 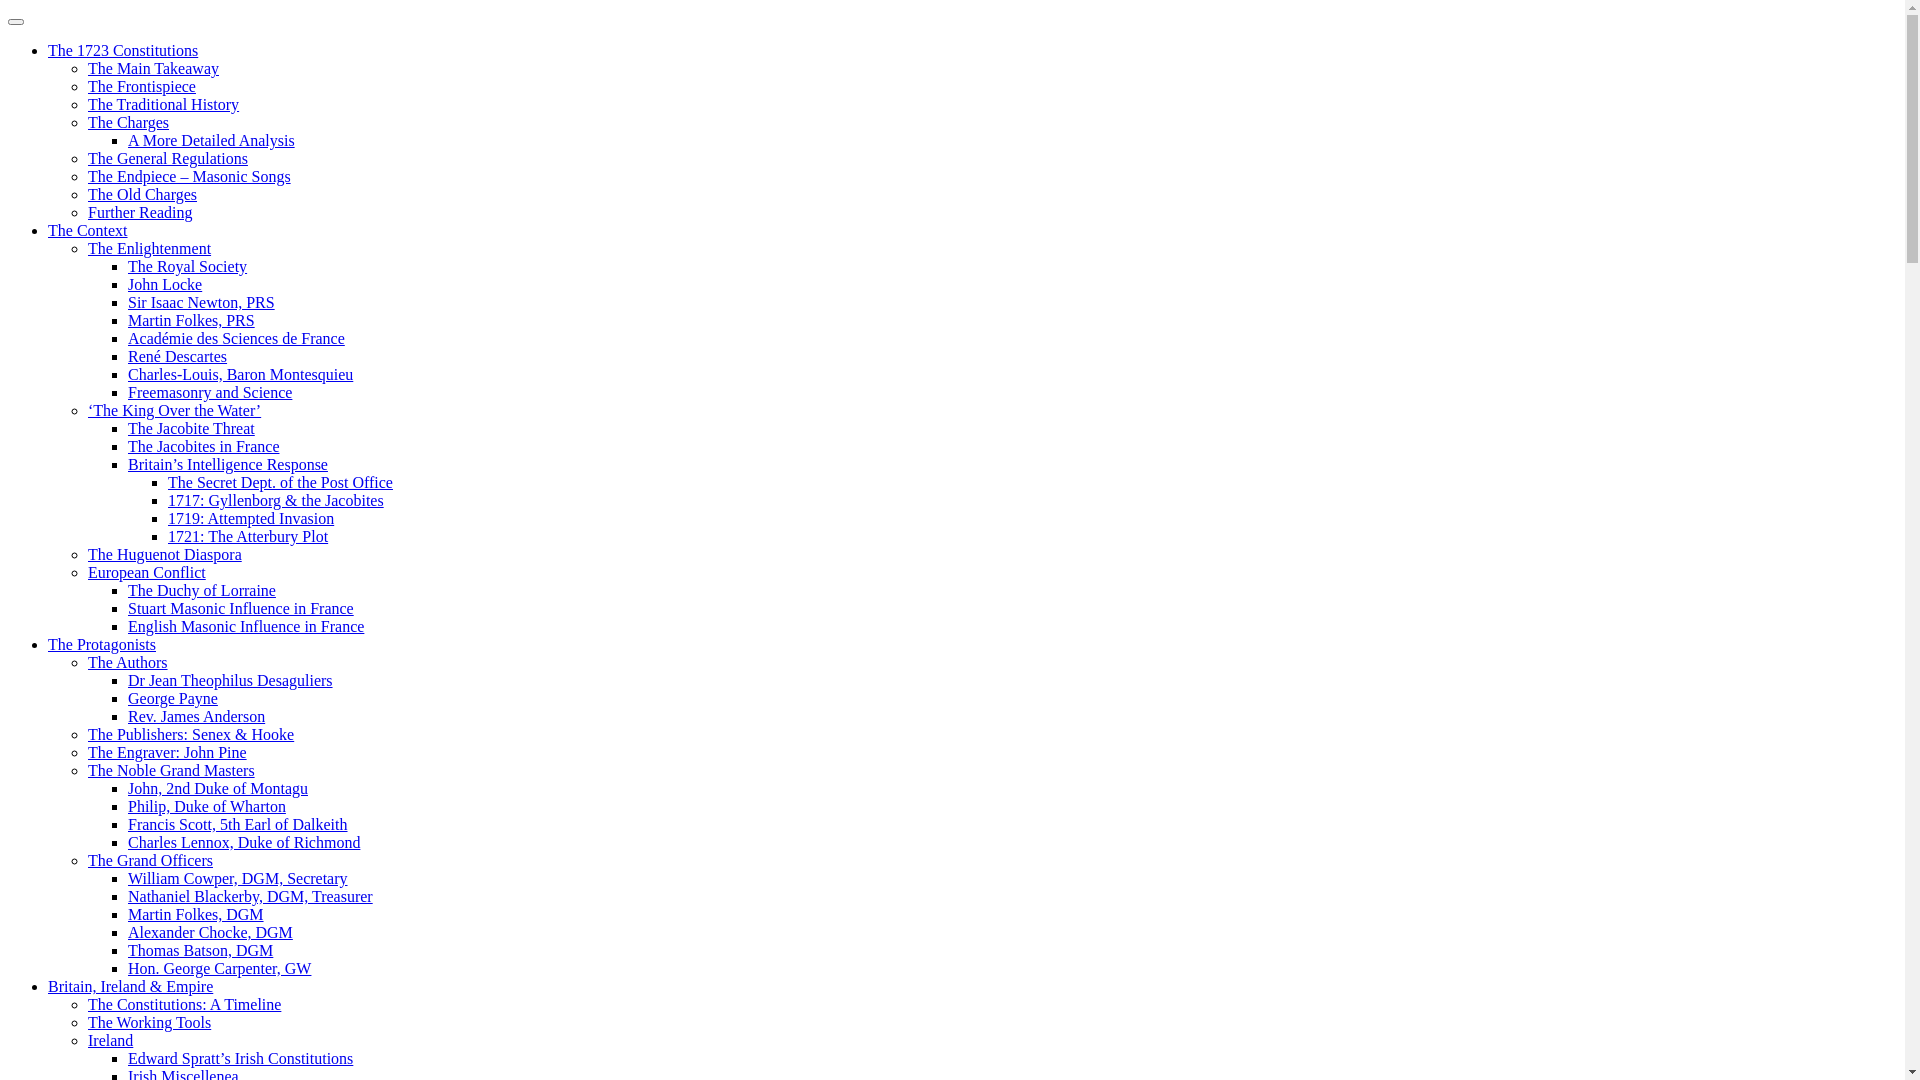 I want to click on 'The Old Charges', so click(x=141, y=194).